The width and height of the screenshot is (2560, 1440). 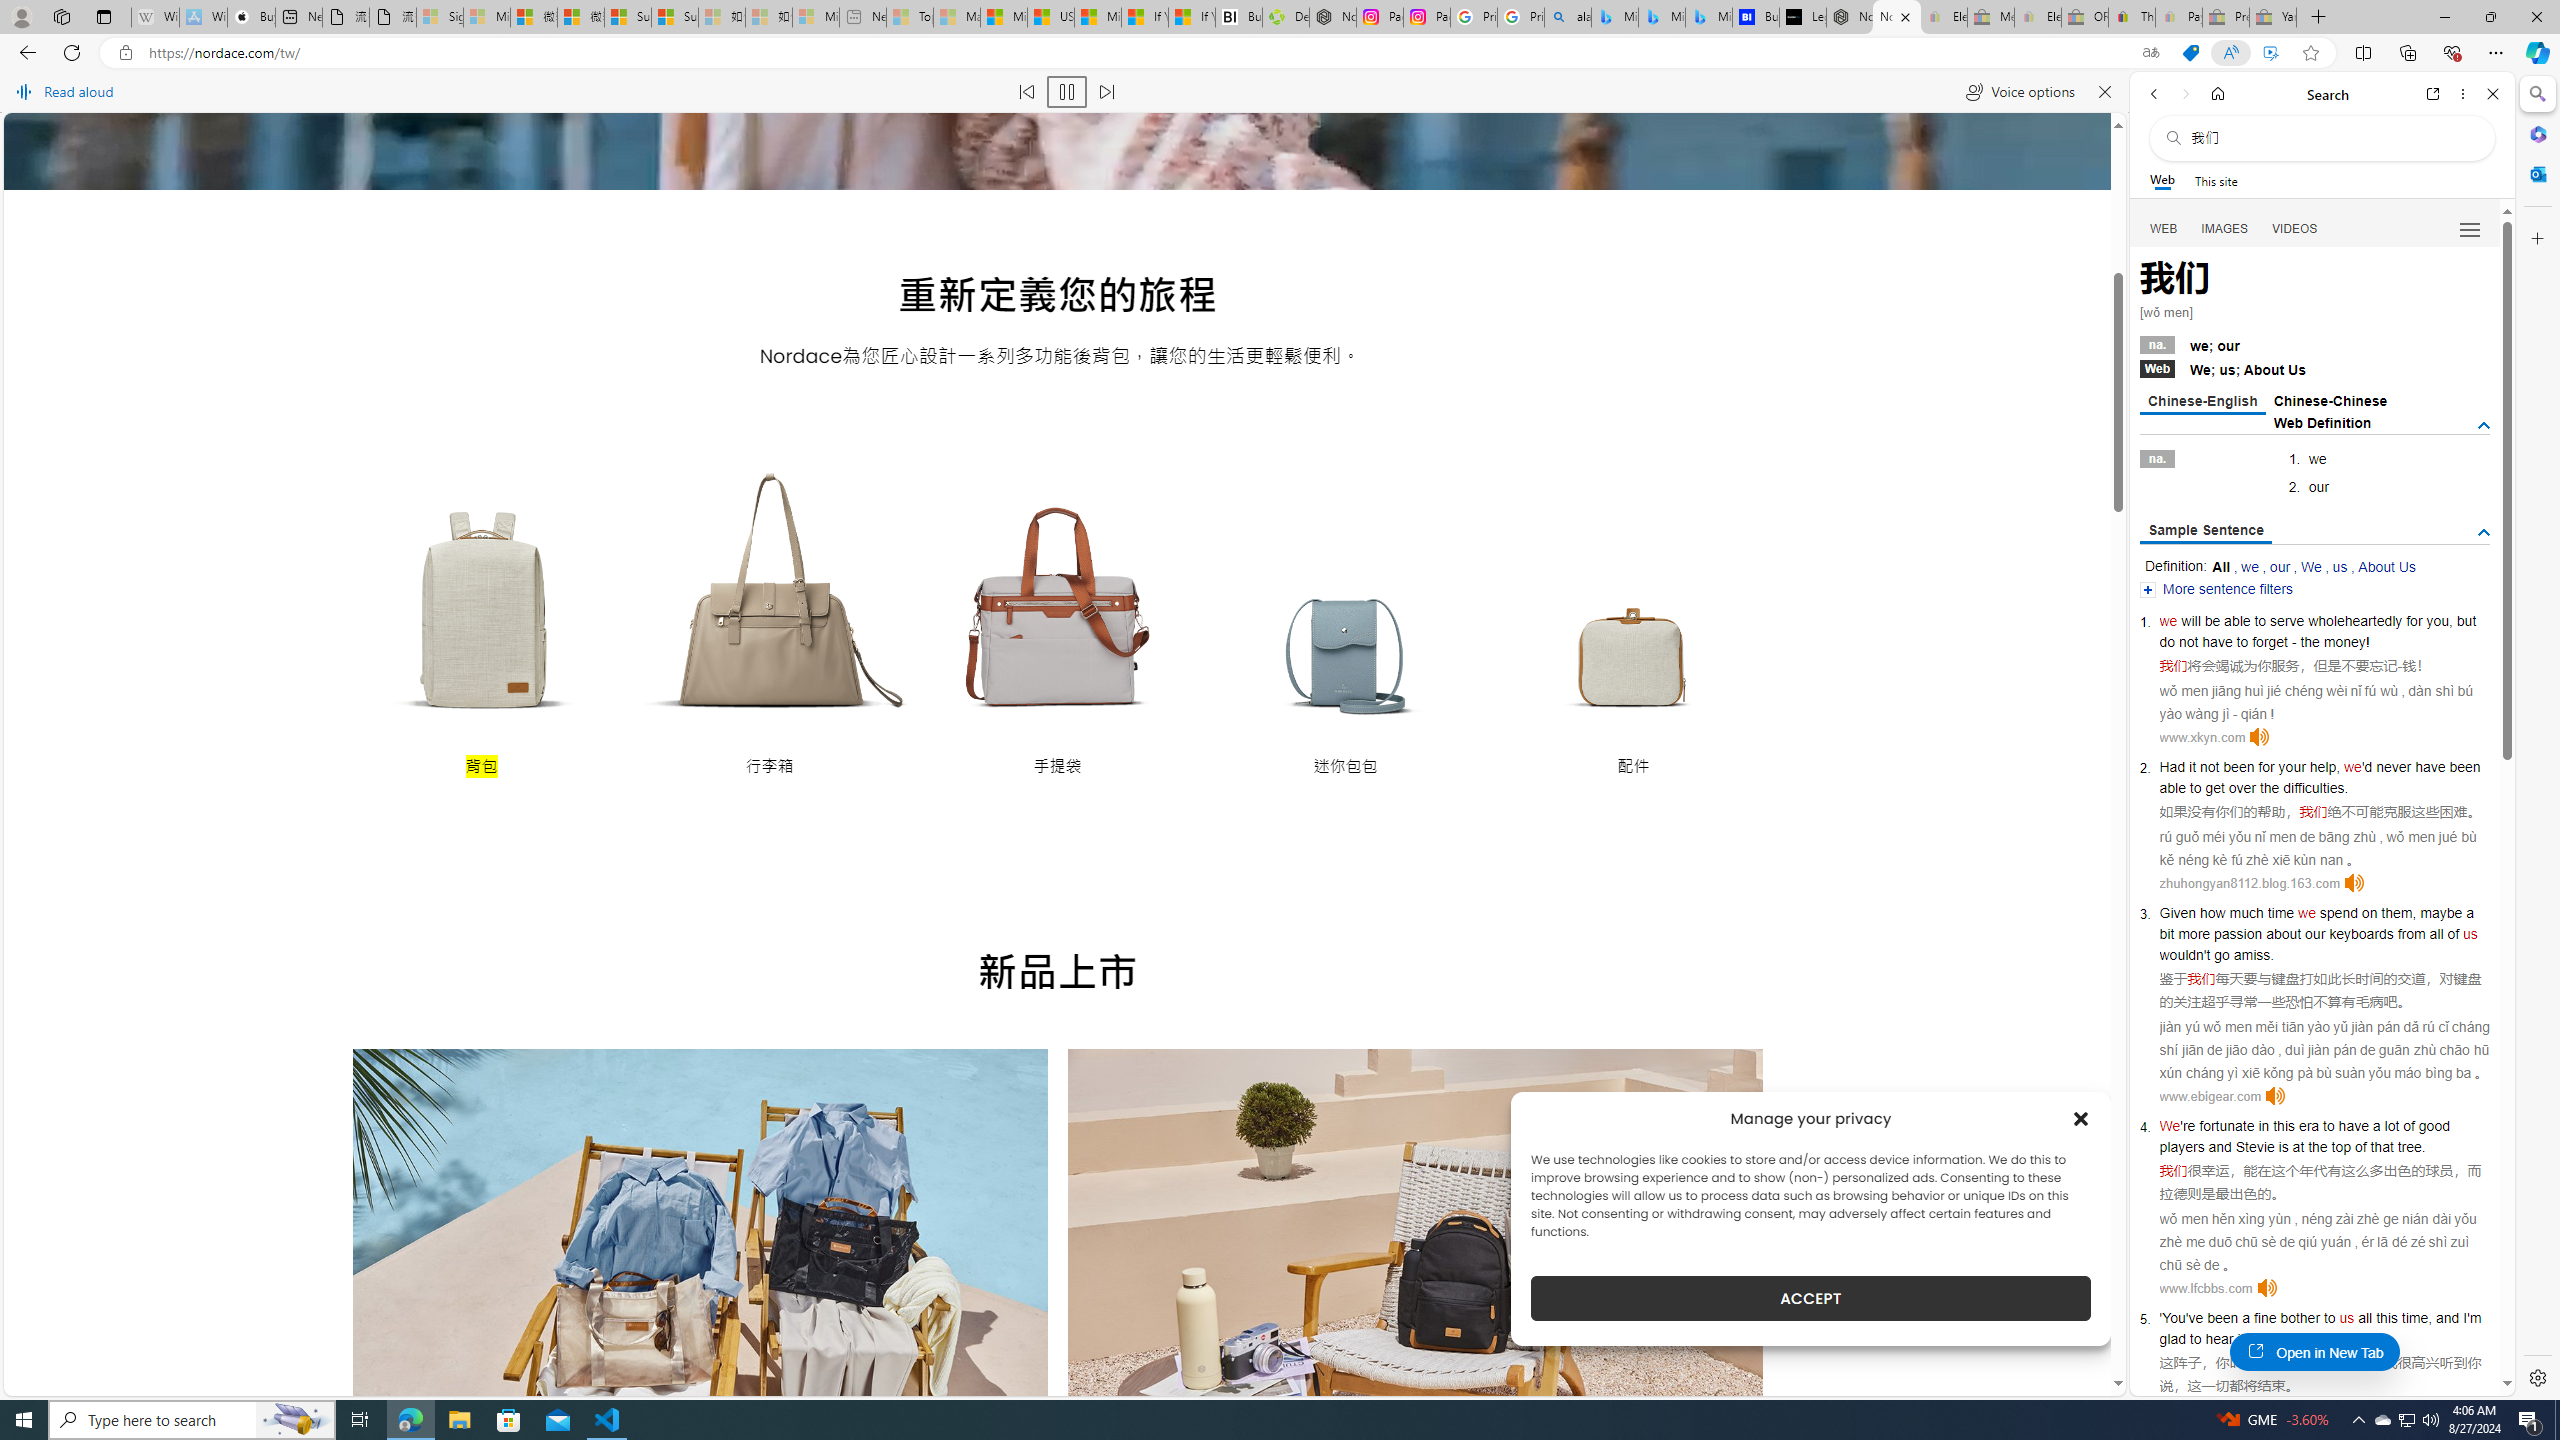 I want to click on 'Voice options', so click(x=2021, y=91).